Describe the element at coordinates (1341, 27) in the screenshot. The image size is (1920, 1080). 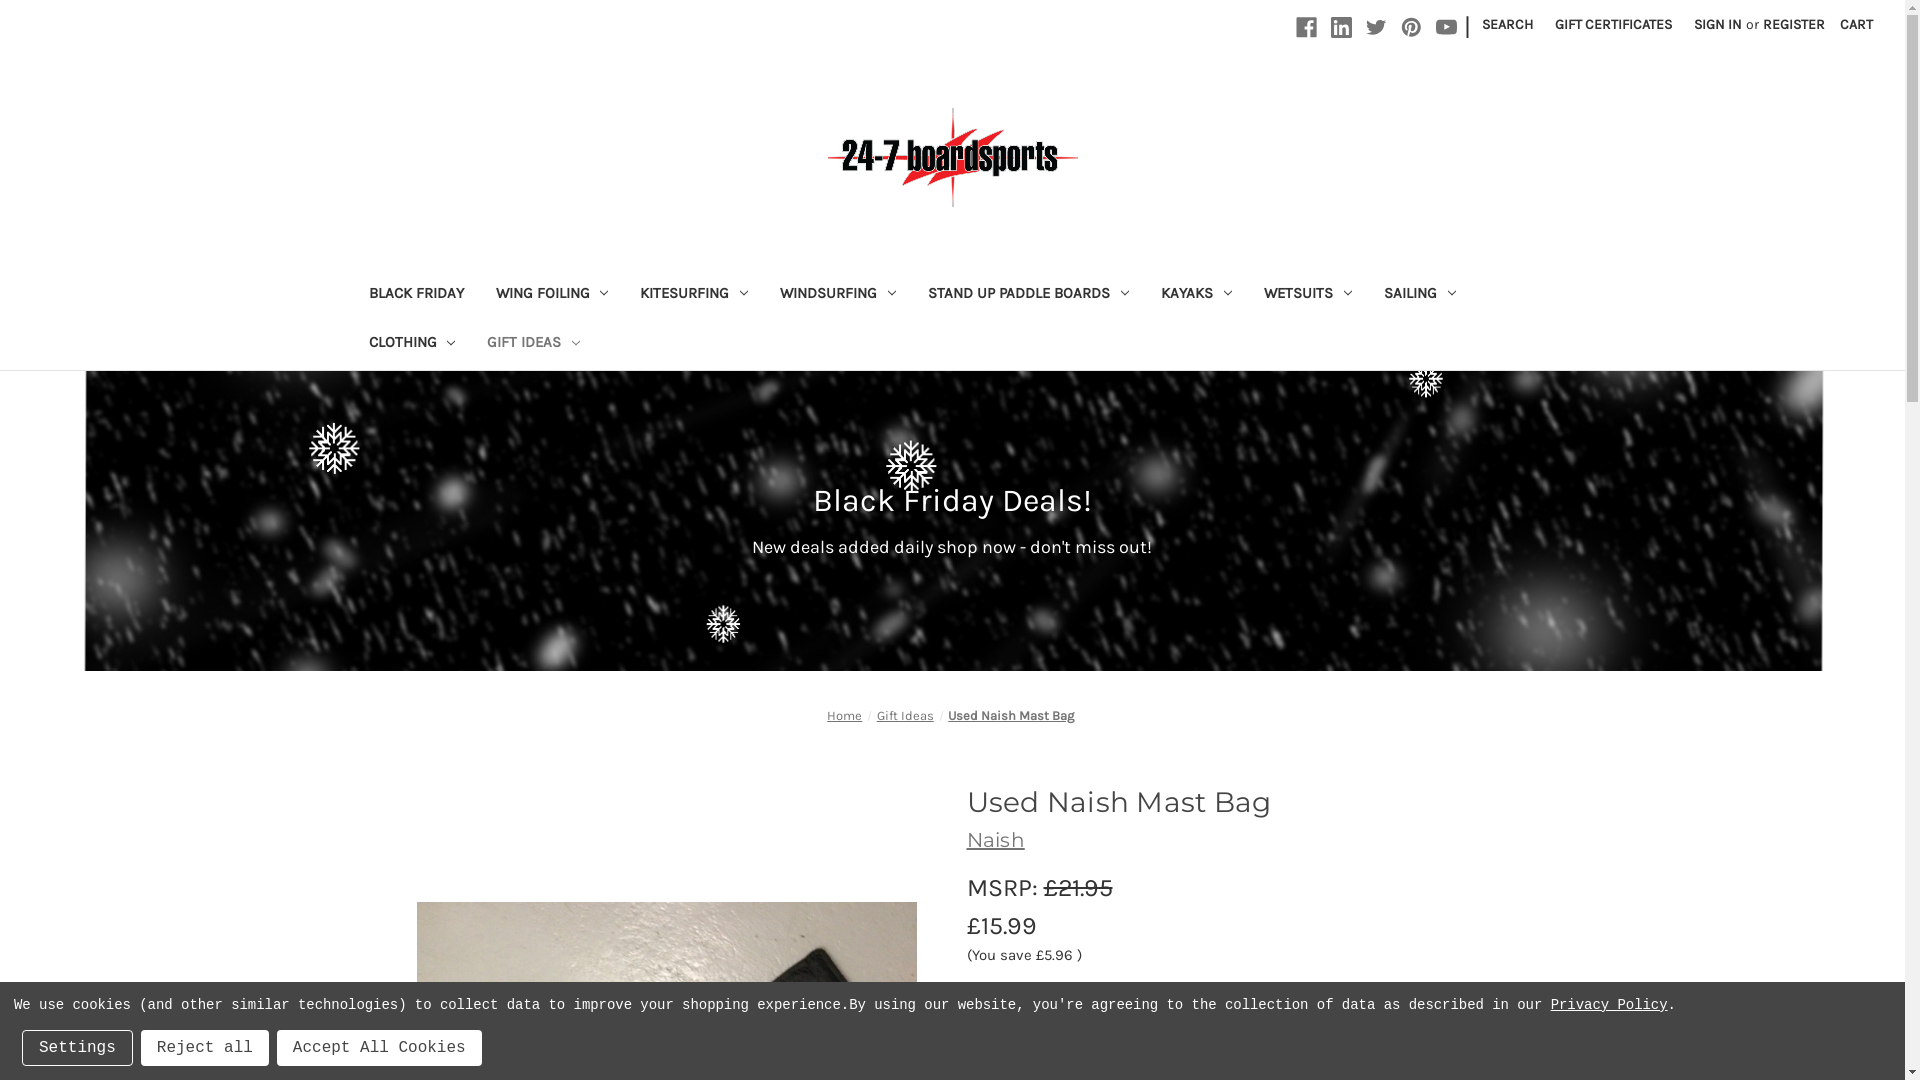
I see `'Linkedin'` at that location.